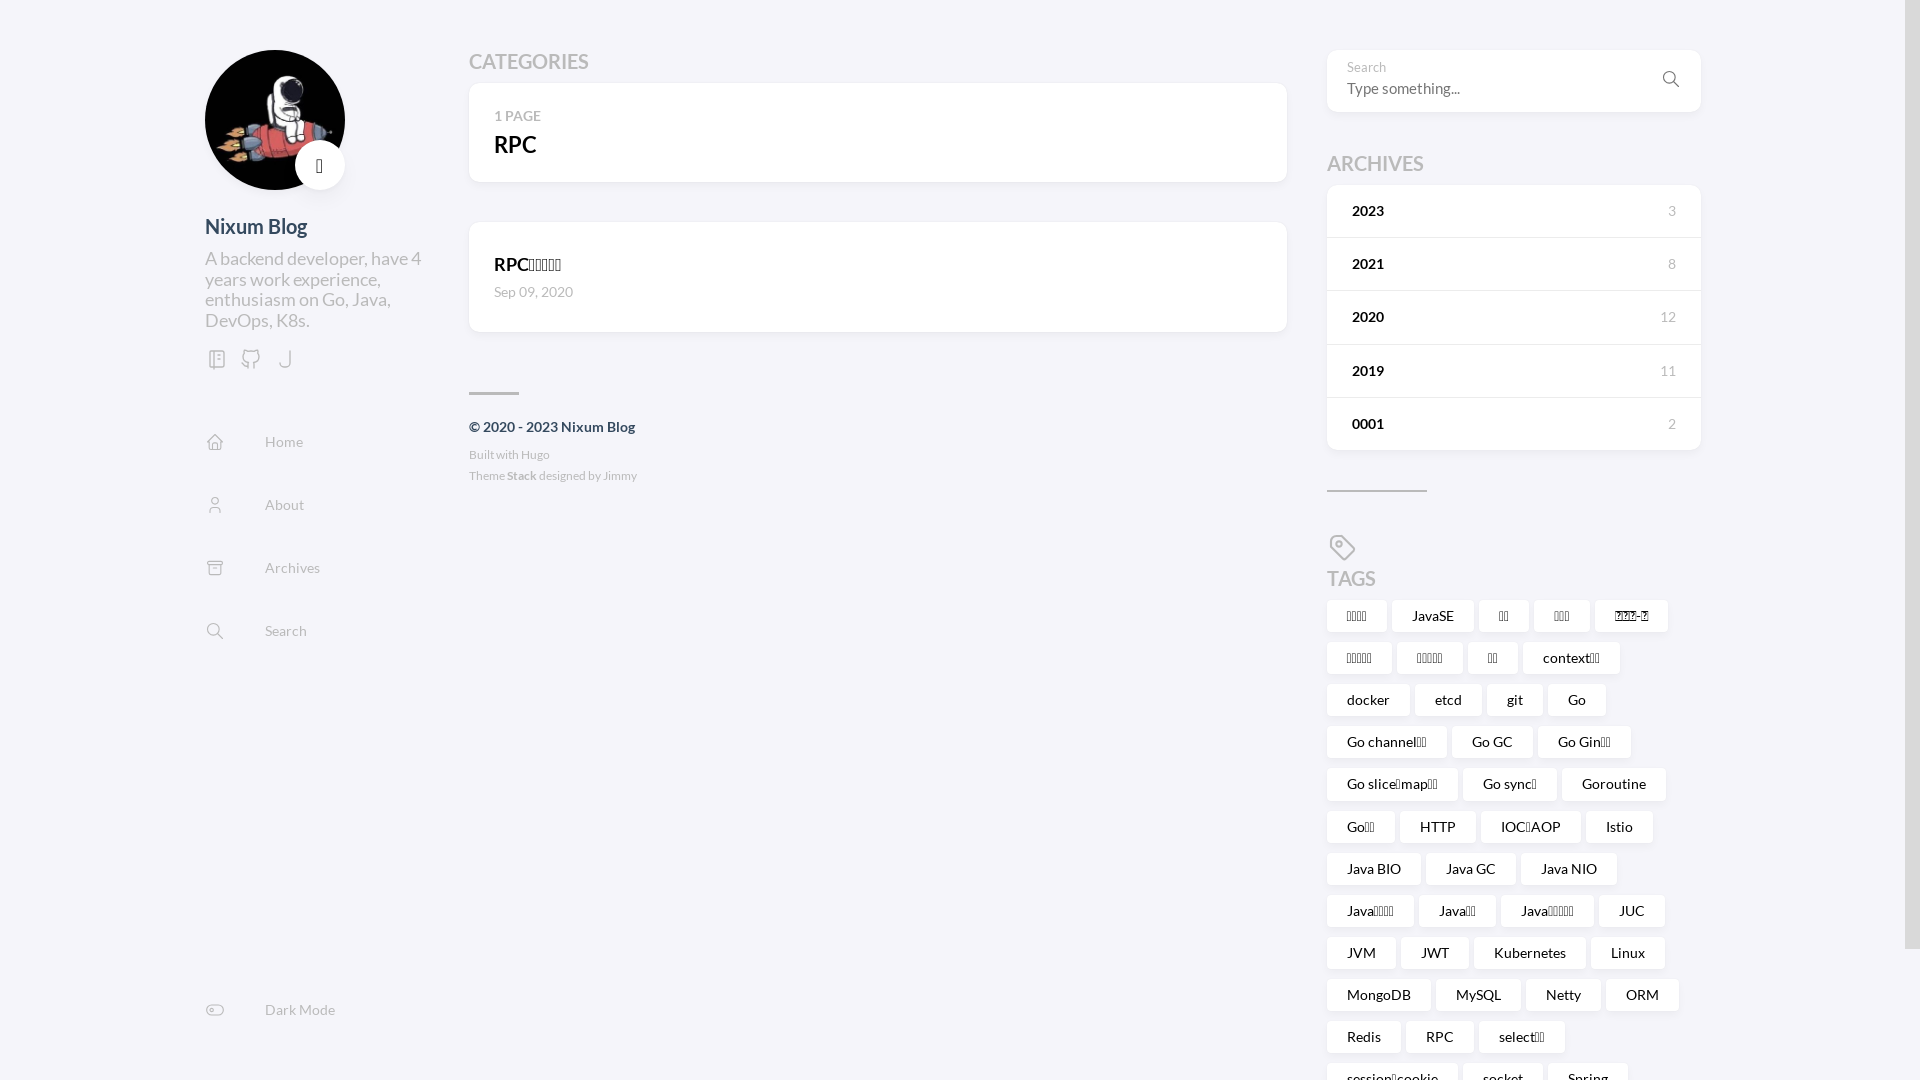 This screenshot has height=1080, width=1920. I want to click on 'MongoDB', so click(1376, 995).